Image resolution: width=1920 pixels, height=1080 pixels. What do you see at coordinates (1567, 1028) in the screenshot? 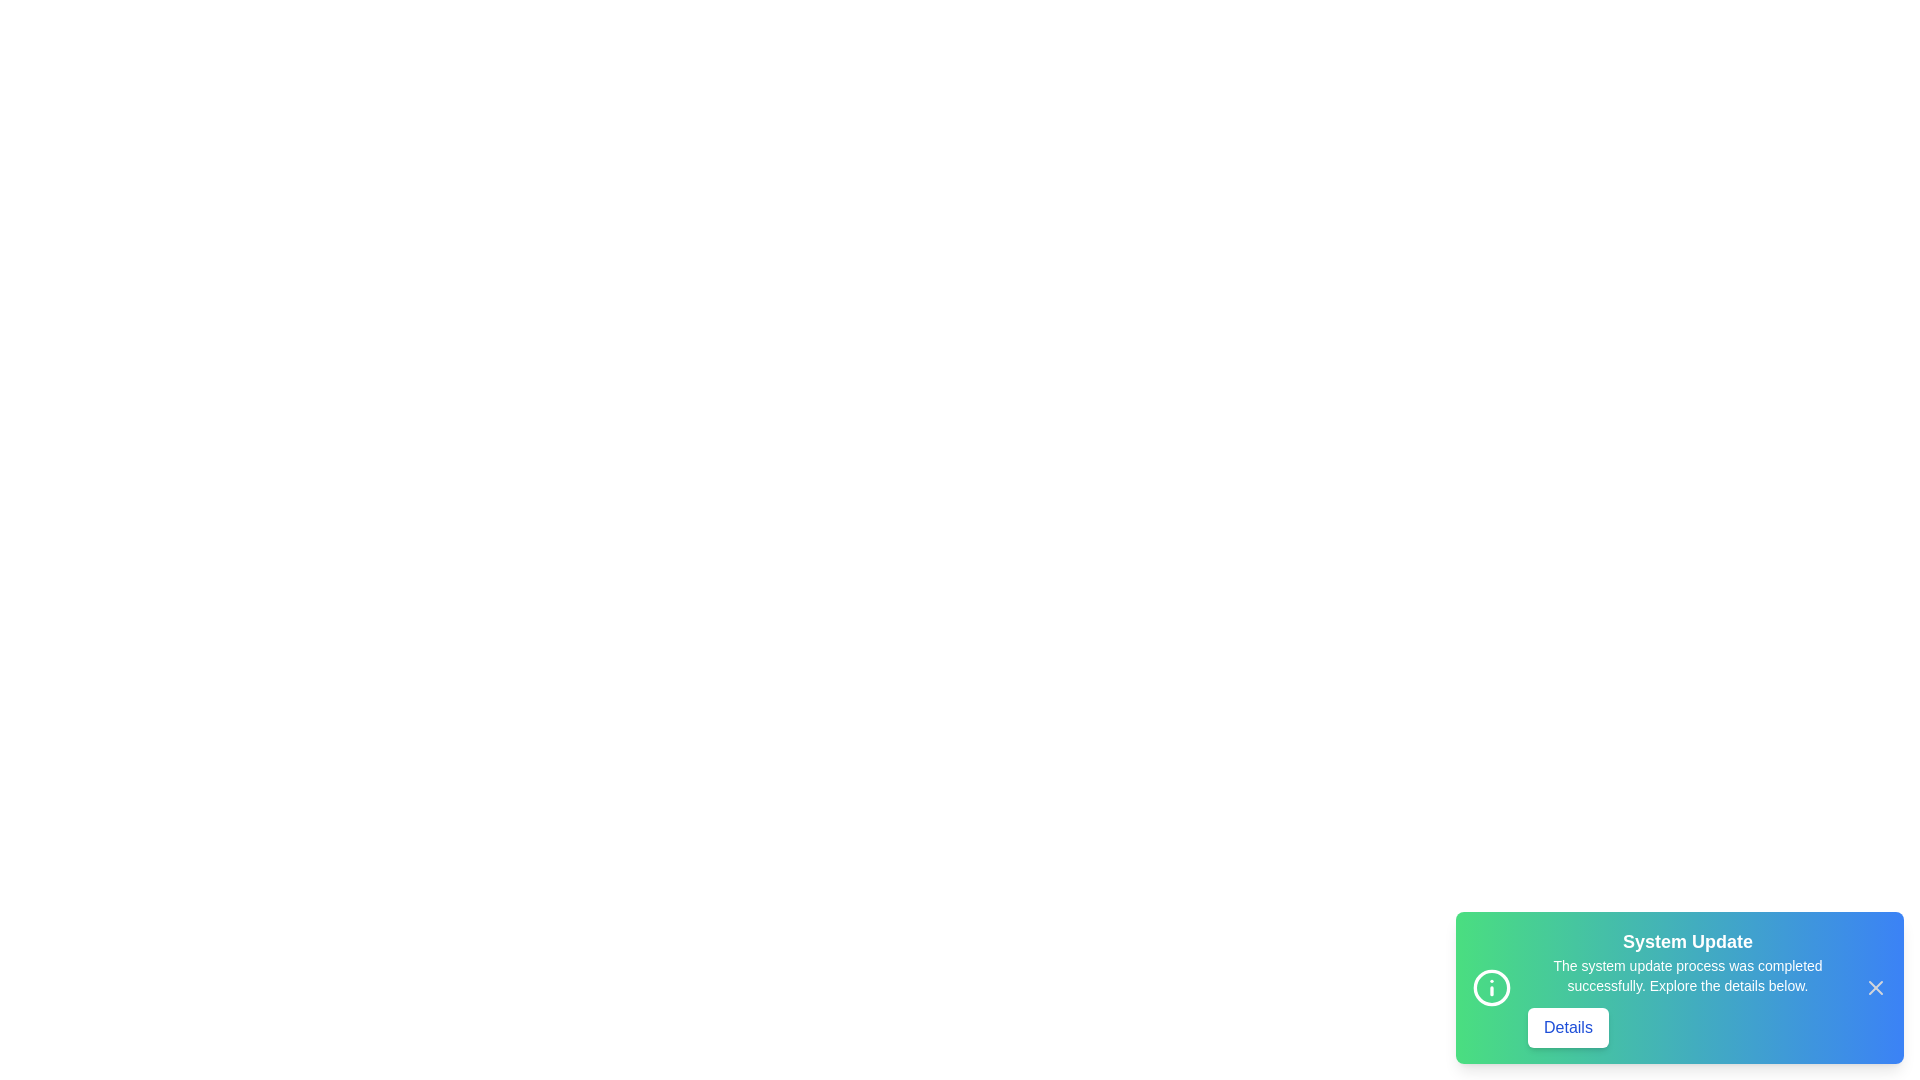
I see `the 'Details' button to display additional information` at bounding box center [1567, 1028].